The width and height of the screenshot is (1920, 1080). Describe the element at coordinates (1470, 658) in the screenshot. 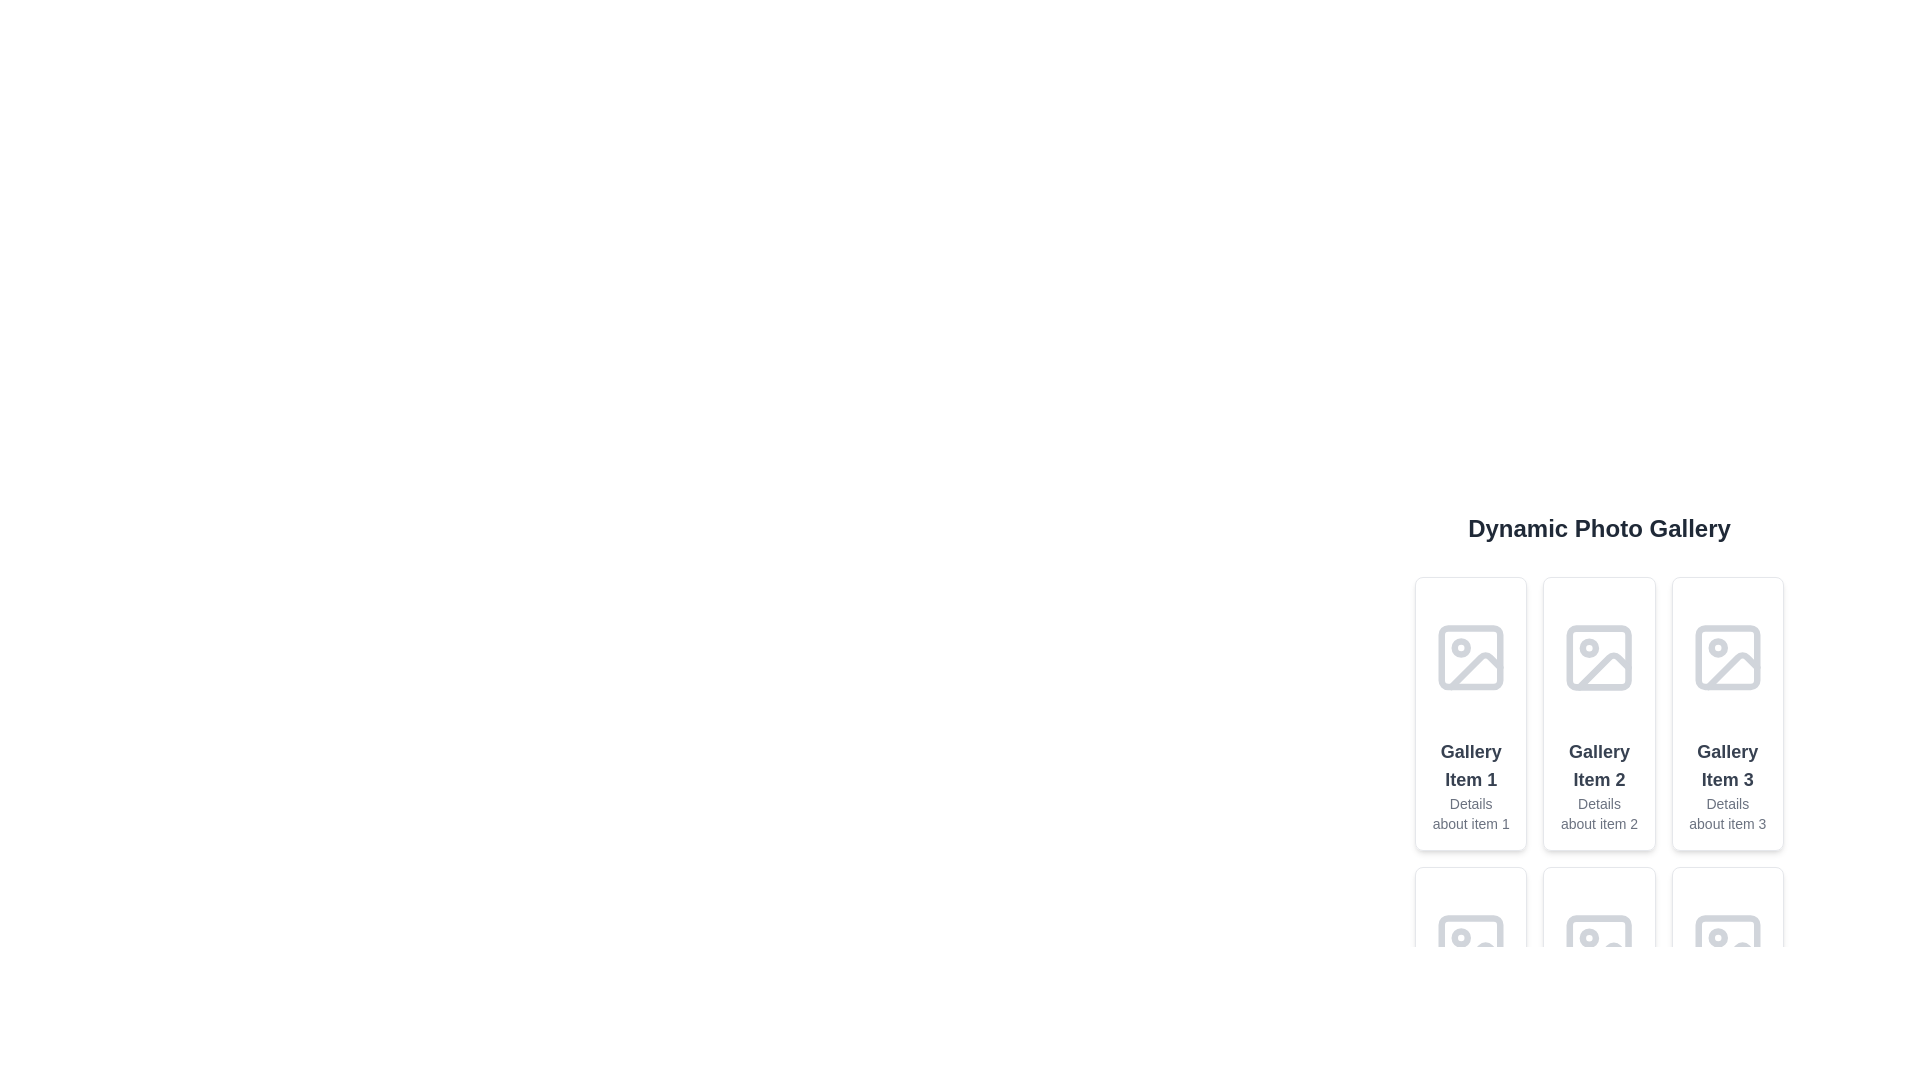

I see `the icon representing the gallery image placeholder located at the top section of the first gallery card under 'Dynamic Photo Gallery', above the text 'Gallery Item 1'` at that location.